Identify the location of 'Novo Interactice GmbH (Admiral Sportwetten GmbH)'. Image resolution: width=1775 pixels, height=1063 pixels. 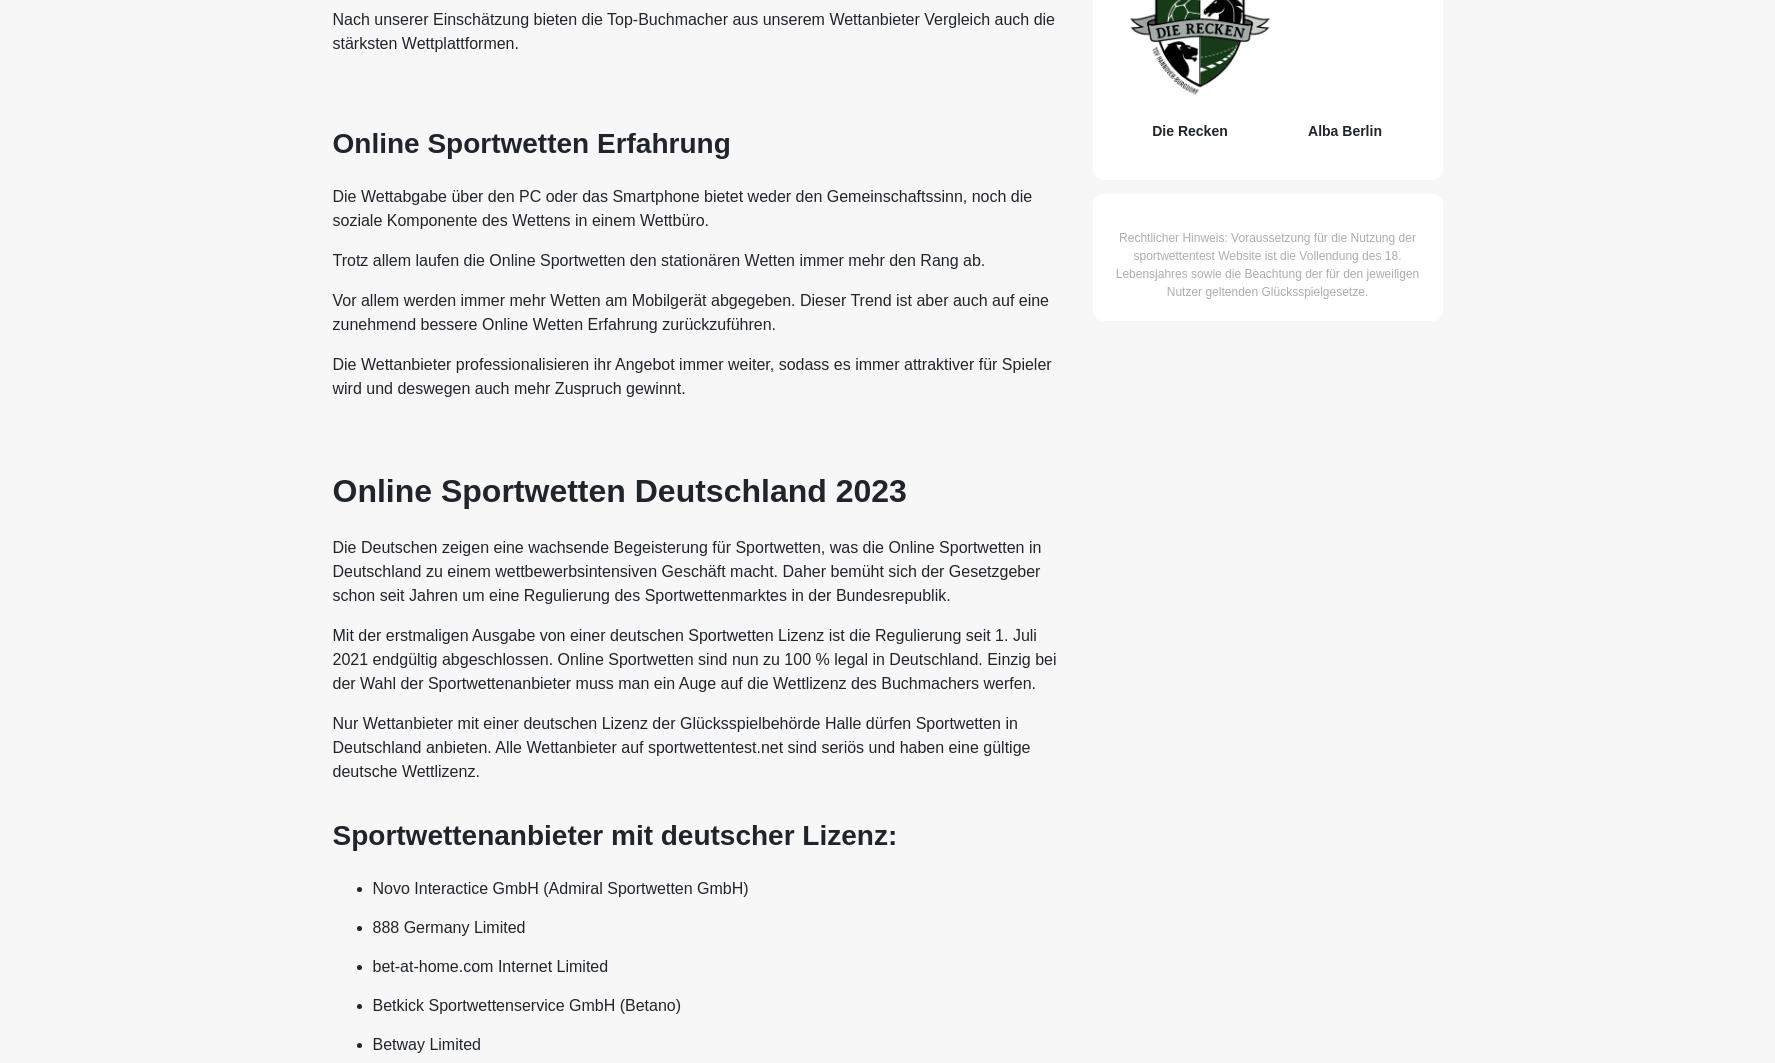
(559, 887).